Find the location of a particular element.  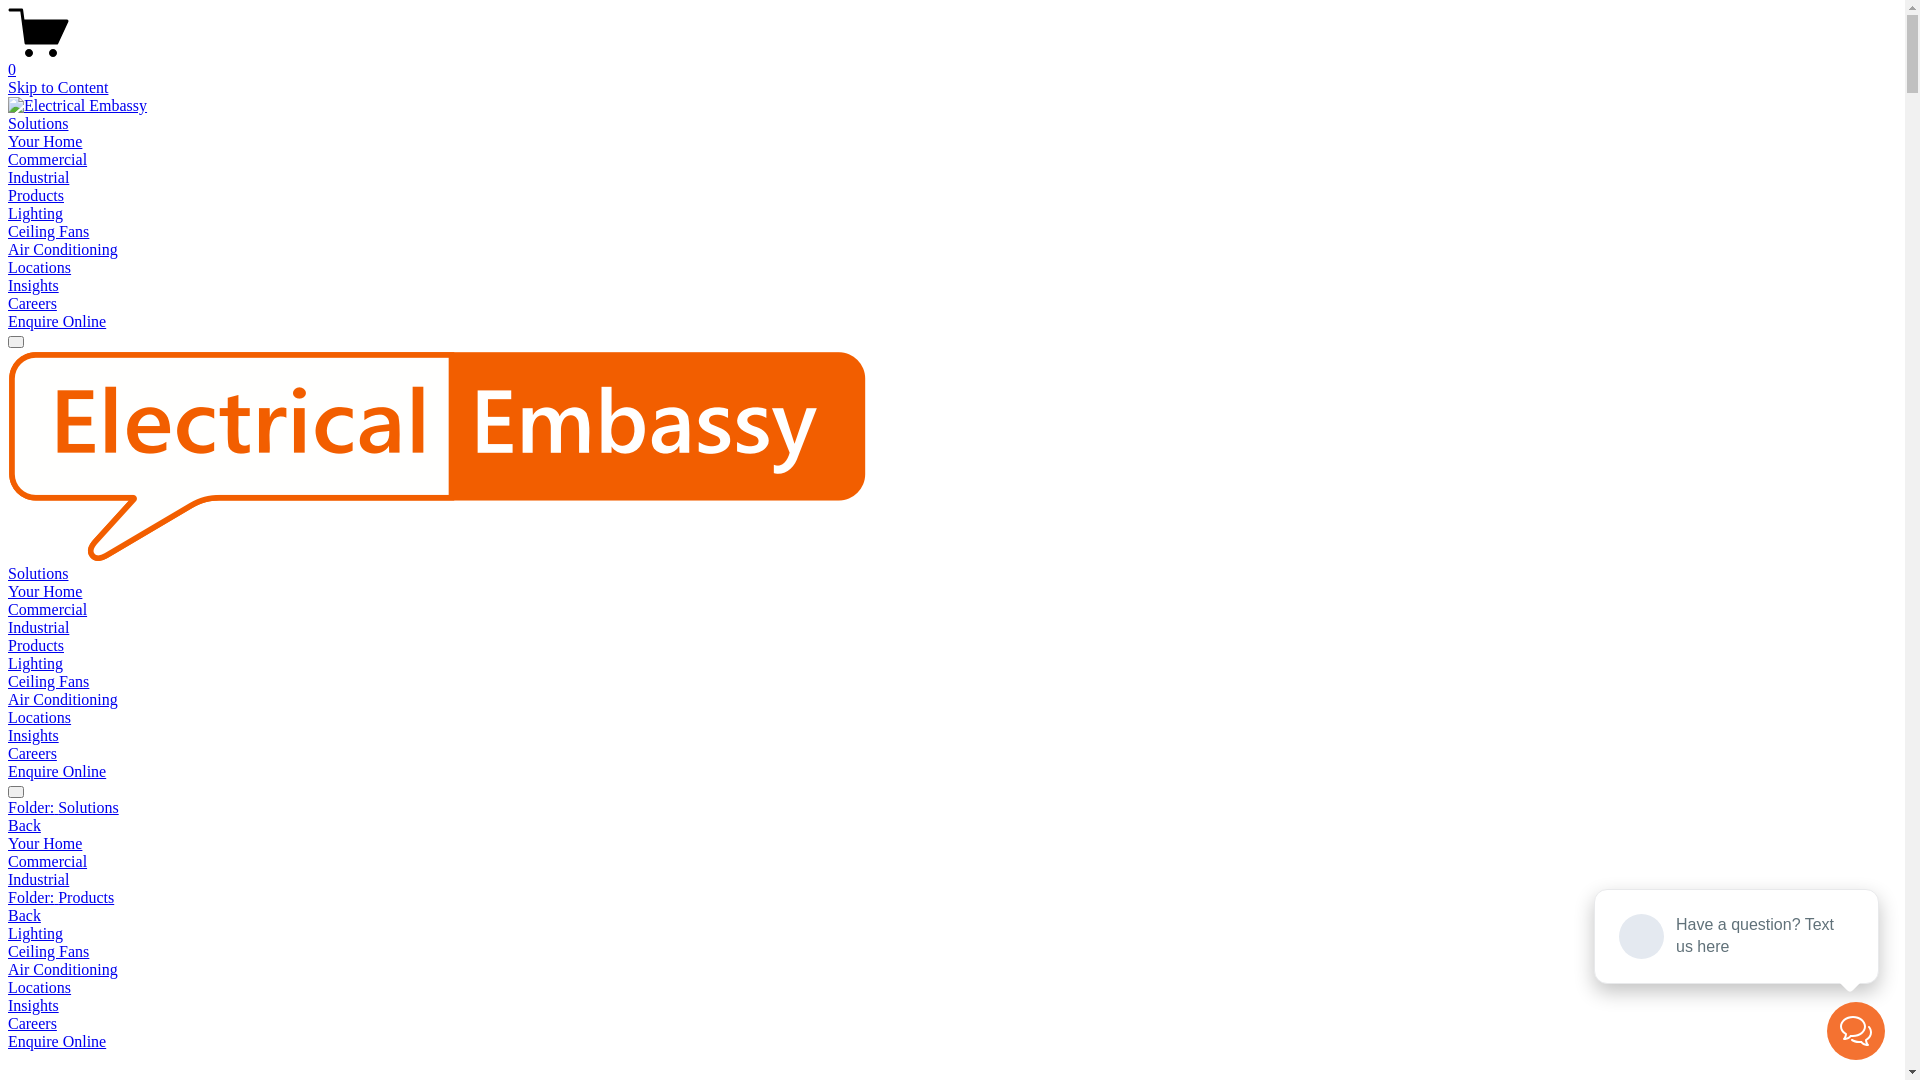

'Lighting' is located at coordinates (8, 933).